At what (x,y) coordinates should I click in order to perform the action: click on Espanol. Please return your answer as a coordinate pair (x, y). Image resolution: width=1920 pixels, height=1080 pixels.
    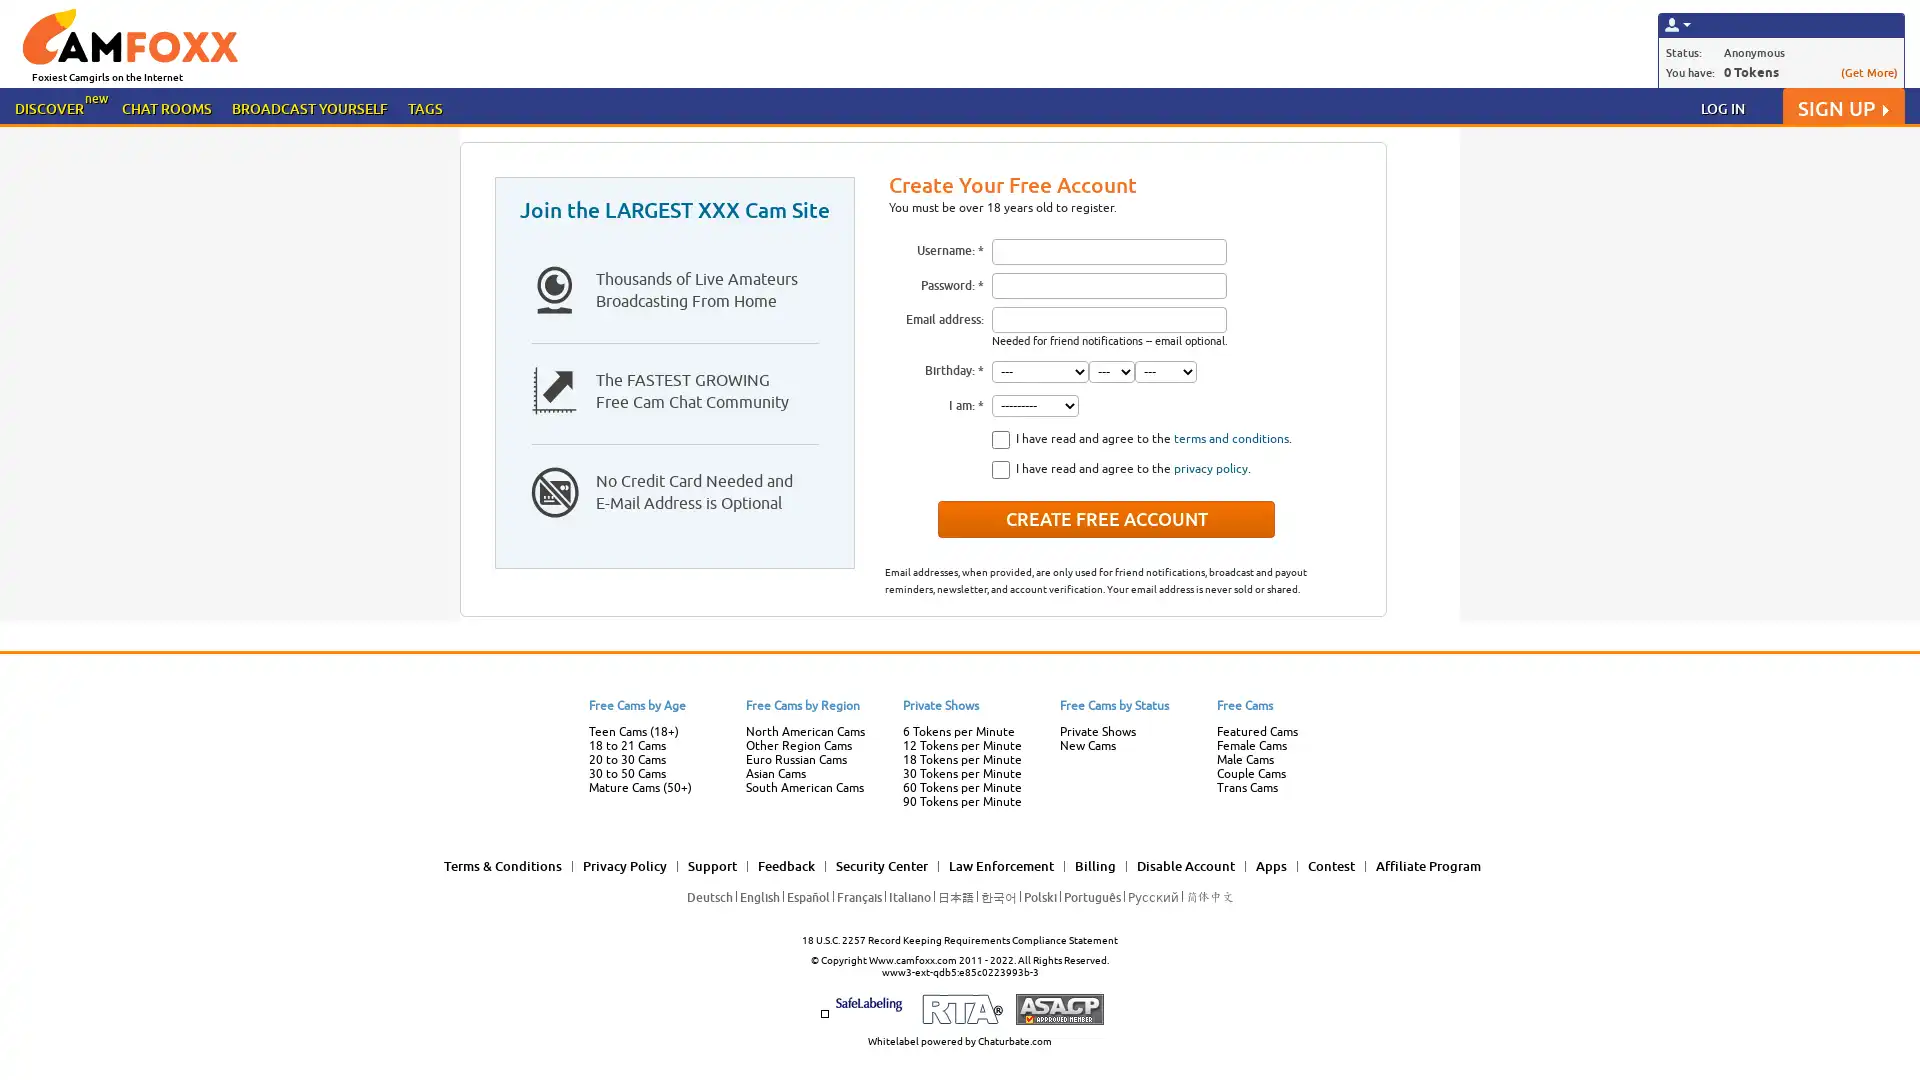
    Looking at the image, I should click on (808, 897).